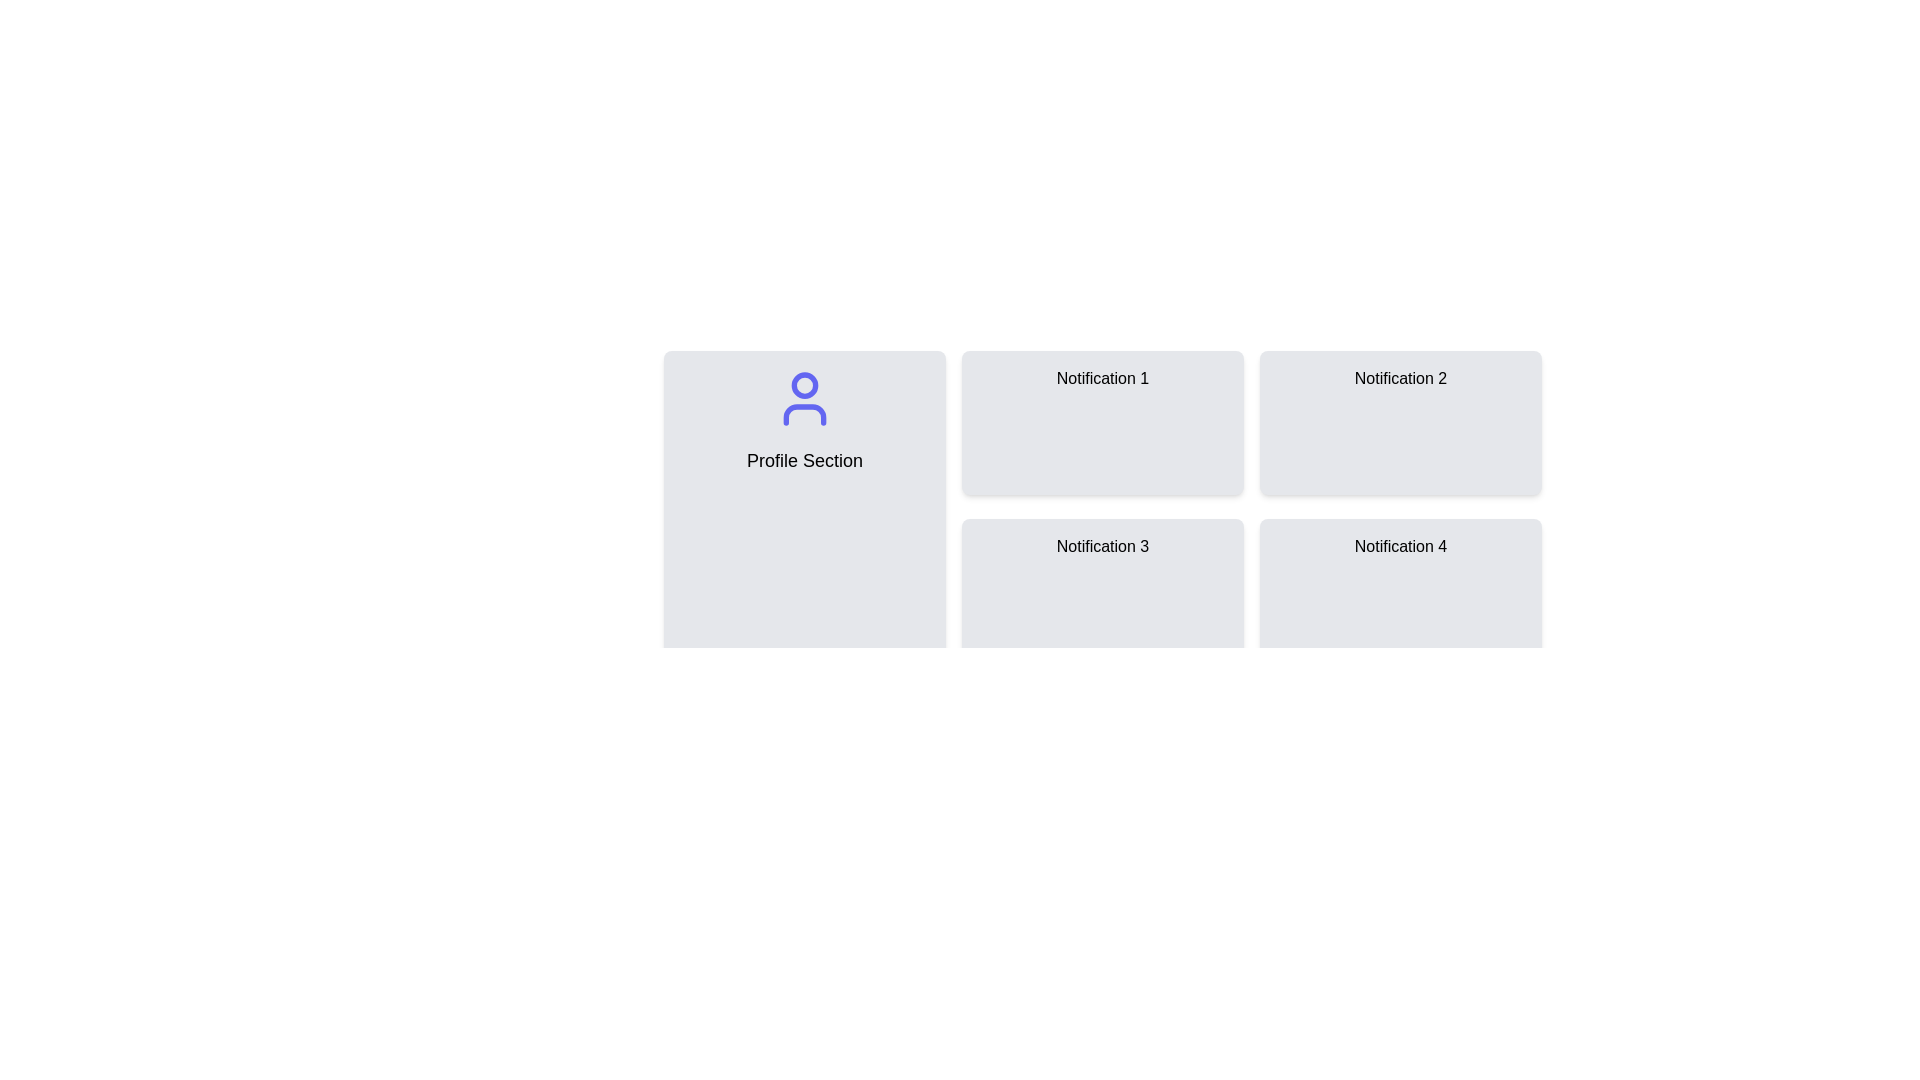 The width and height of the screenshot is (1920, 1080). What do you see at coordinates (805, 385) in the screenshot?
I see `the circular ornamental element that represents the head of the user profile icon located in the upper area of the profile section` at bounding box center [805, 385].